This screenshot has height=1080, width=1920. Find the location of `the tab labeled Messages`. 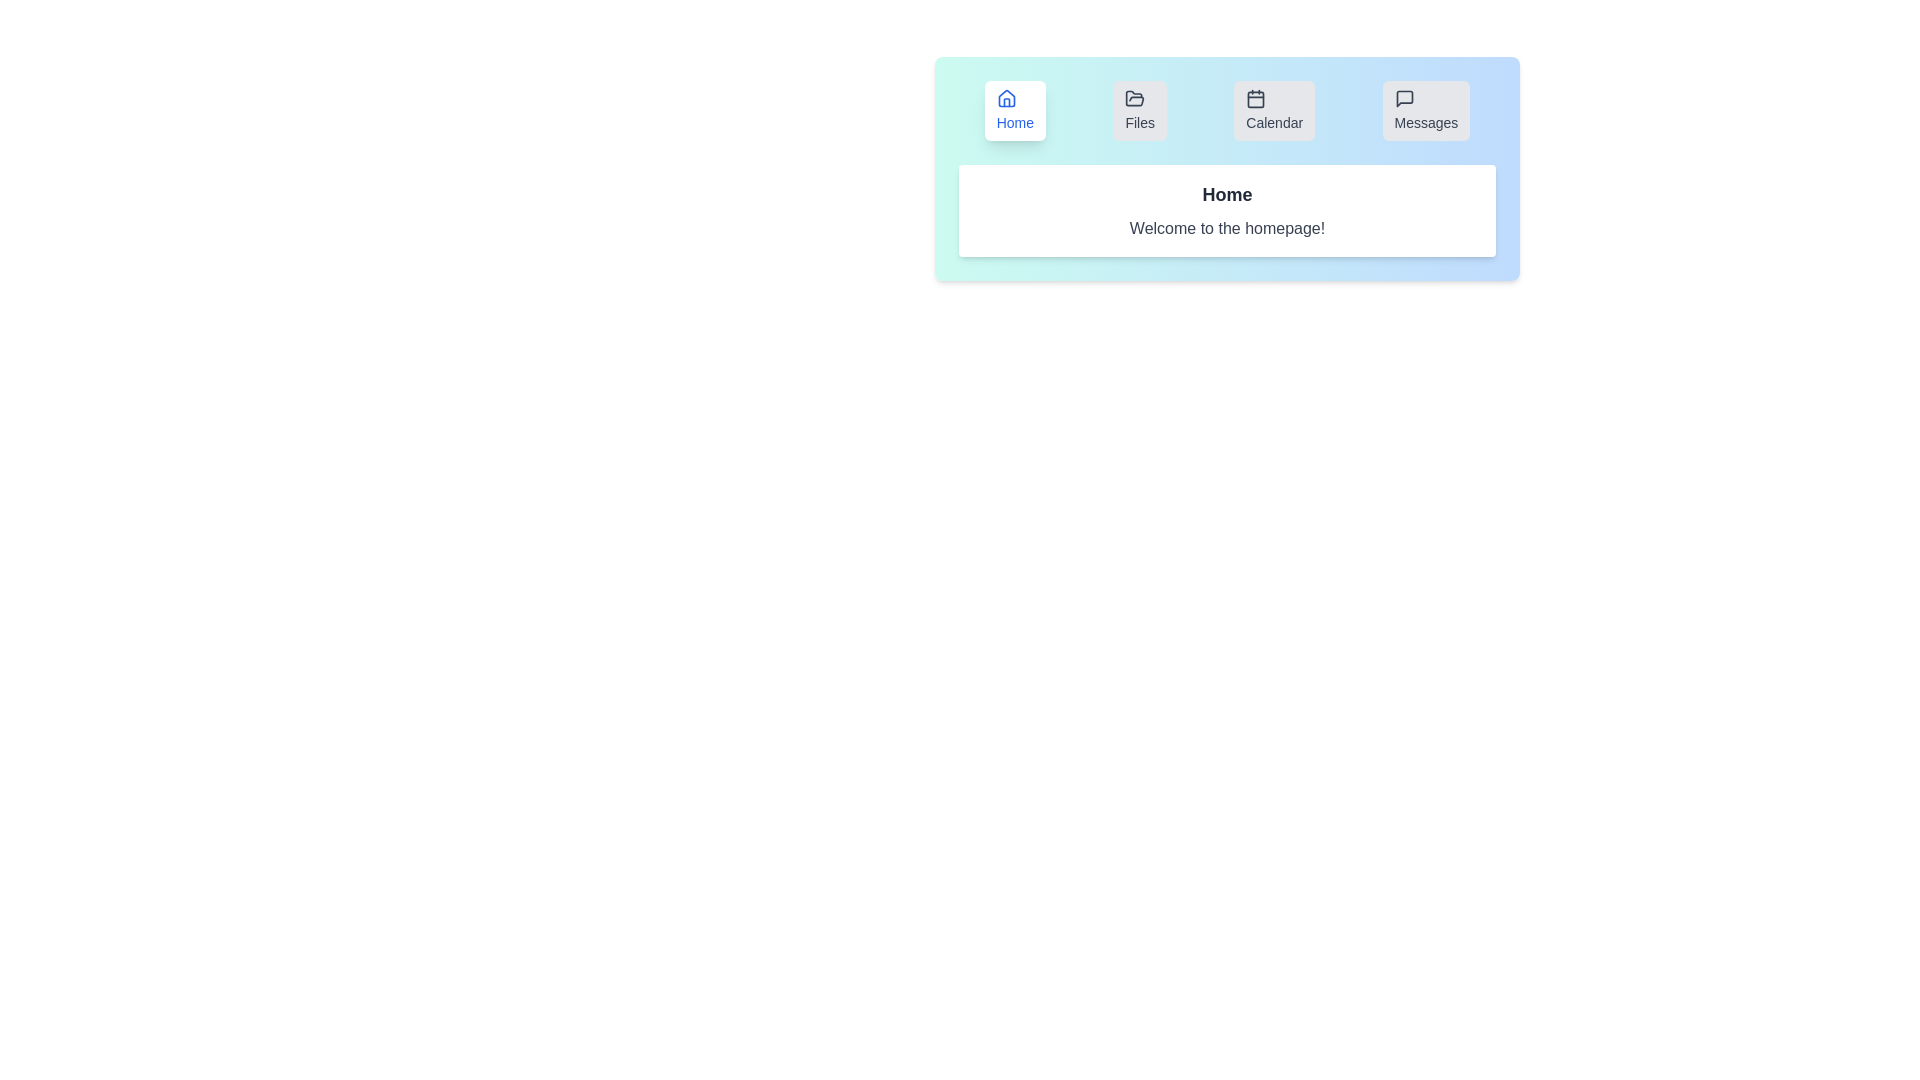

the tab labeled Messages is located at coordinates (1425, 111).